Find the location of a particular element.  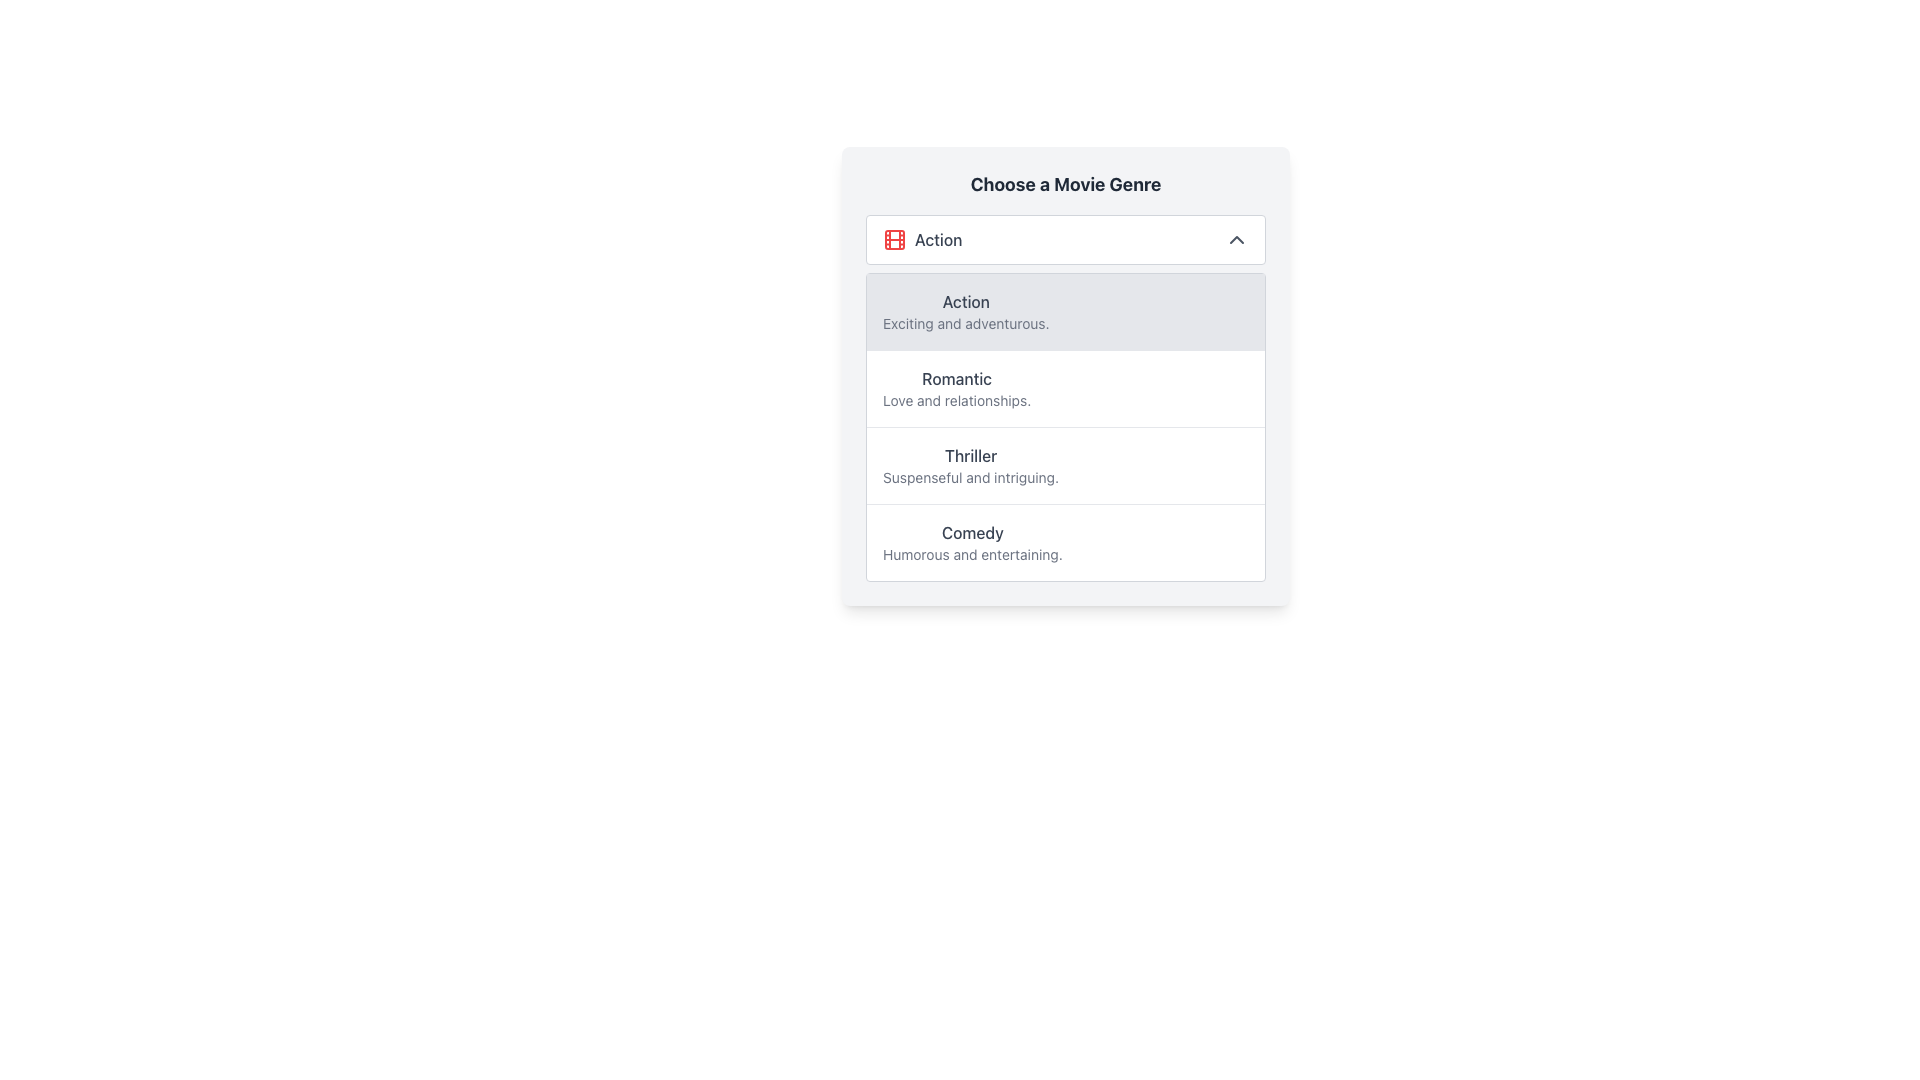

text 'Thriller' from the third item in the vertically arranged list of movie genres in the modal popup, which is styled with bold font and provides additional context with the subtitle 'Suspenseful and intriguing.' is located at coordinates (970, 455).